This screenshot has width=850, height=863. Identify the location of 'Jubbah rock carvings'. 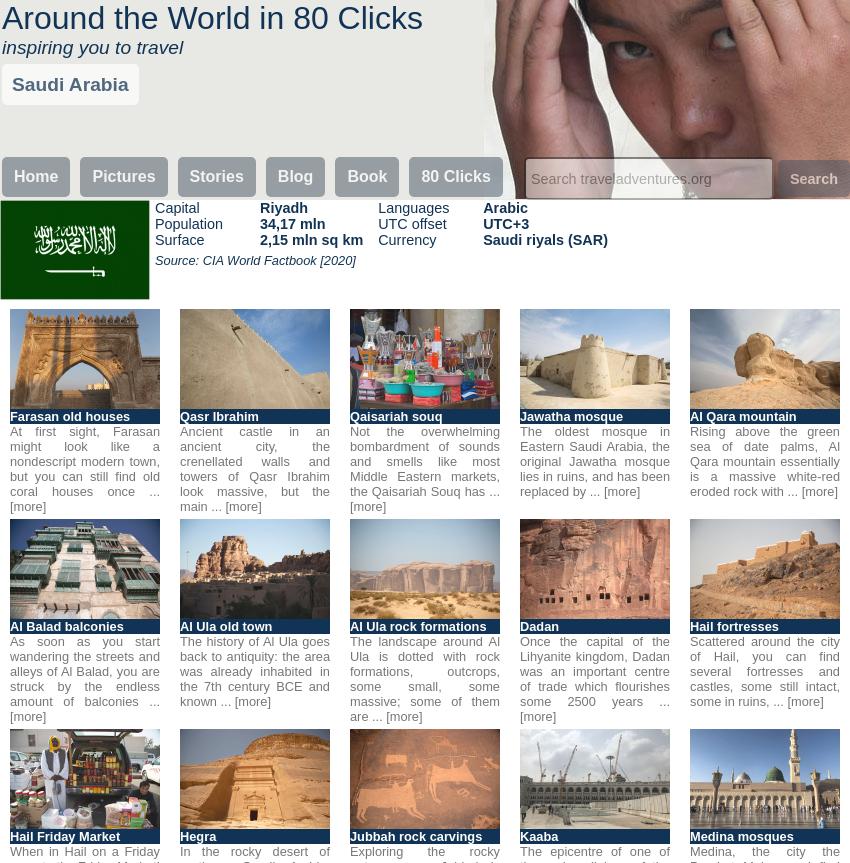
(349, 835).